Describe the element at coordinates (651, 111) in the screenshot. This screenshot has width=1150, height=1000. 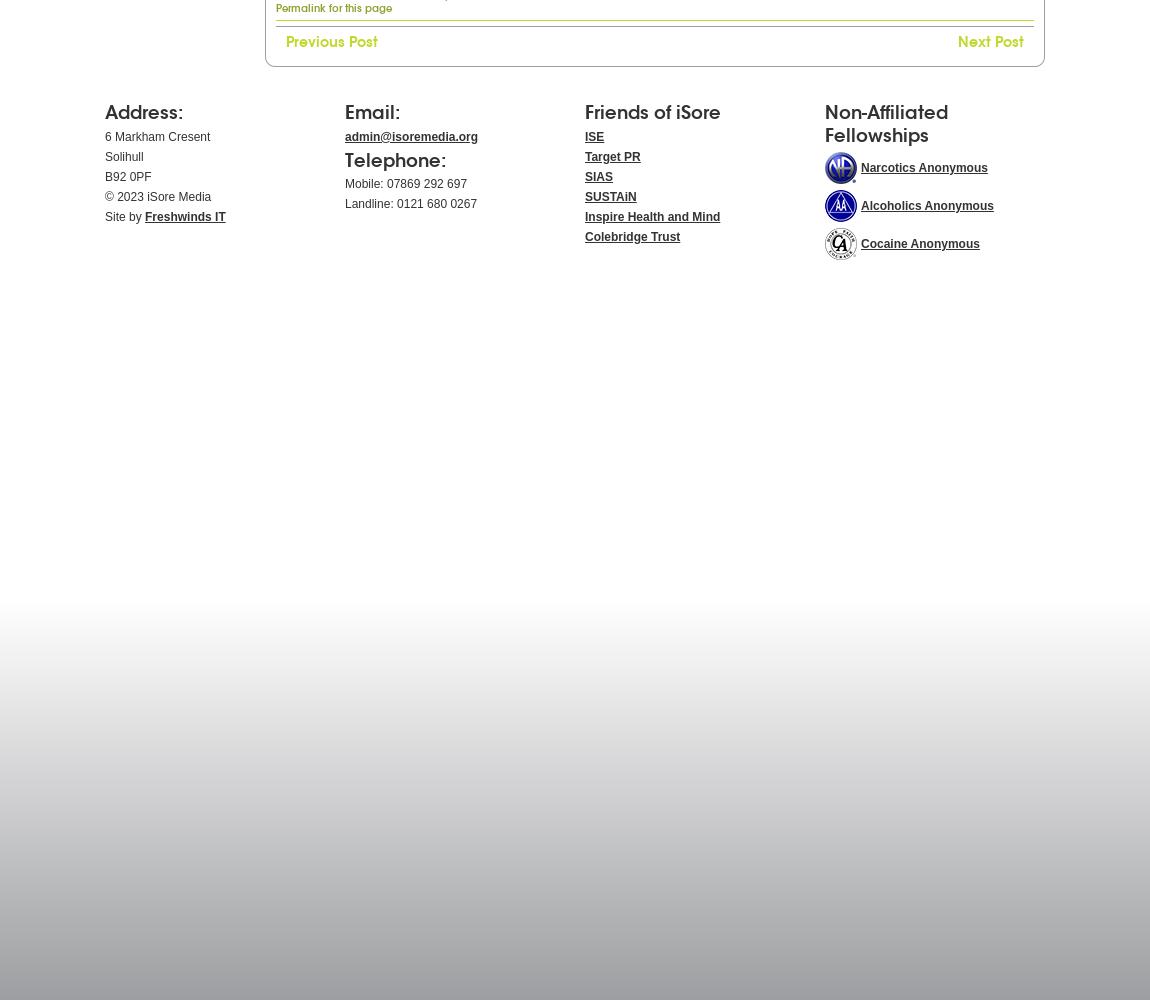
I see `'Friends of iSore'` at that location.